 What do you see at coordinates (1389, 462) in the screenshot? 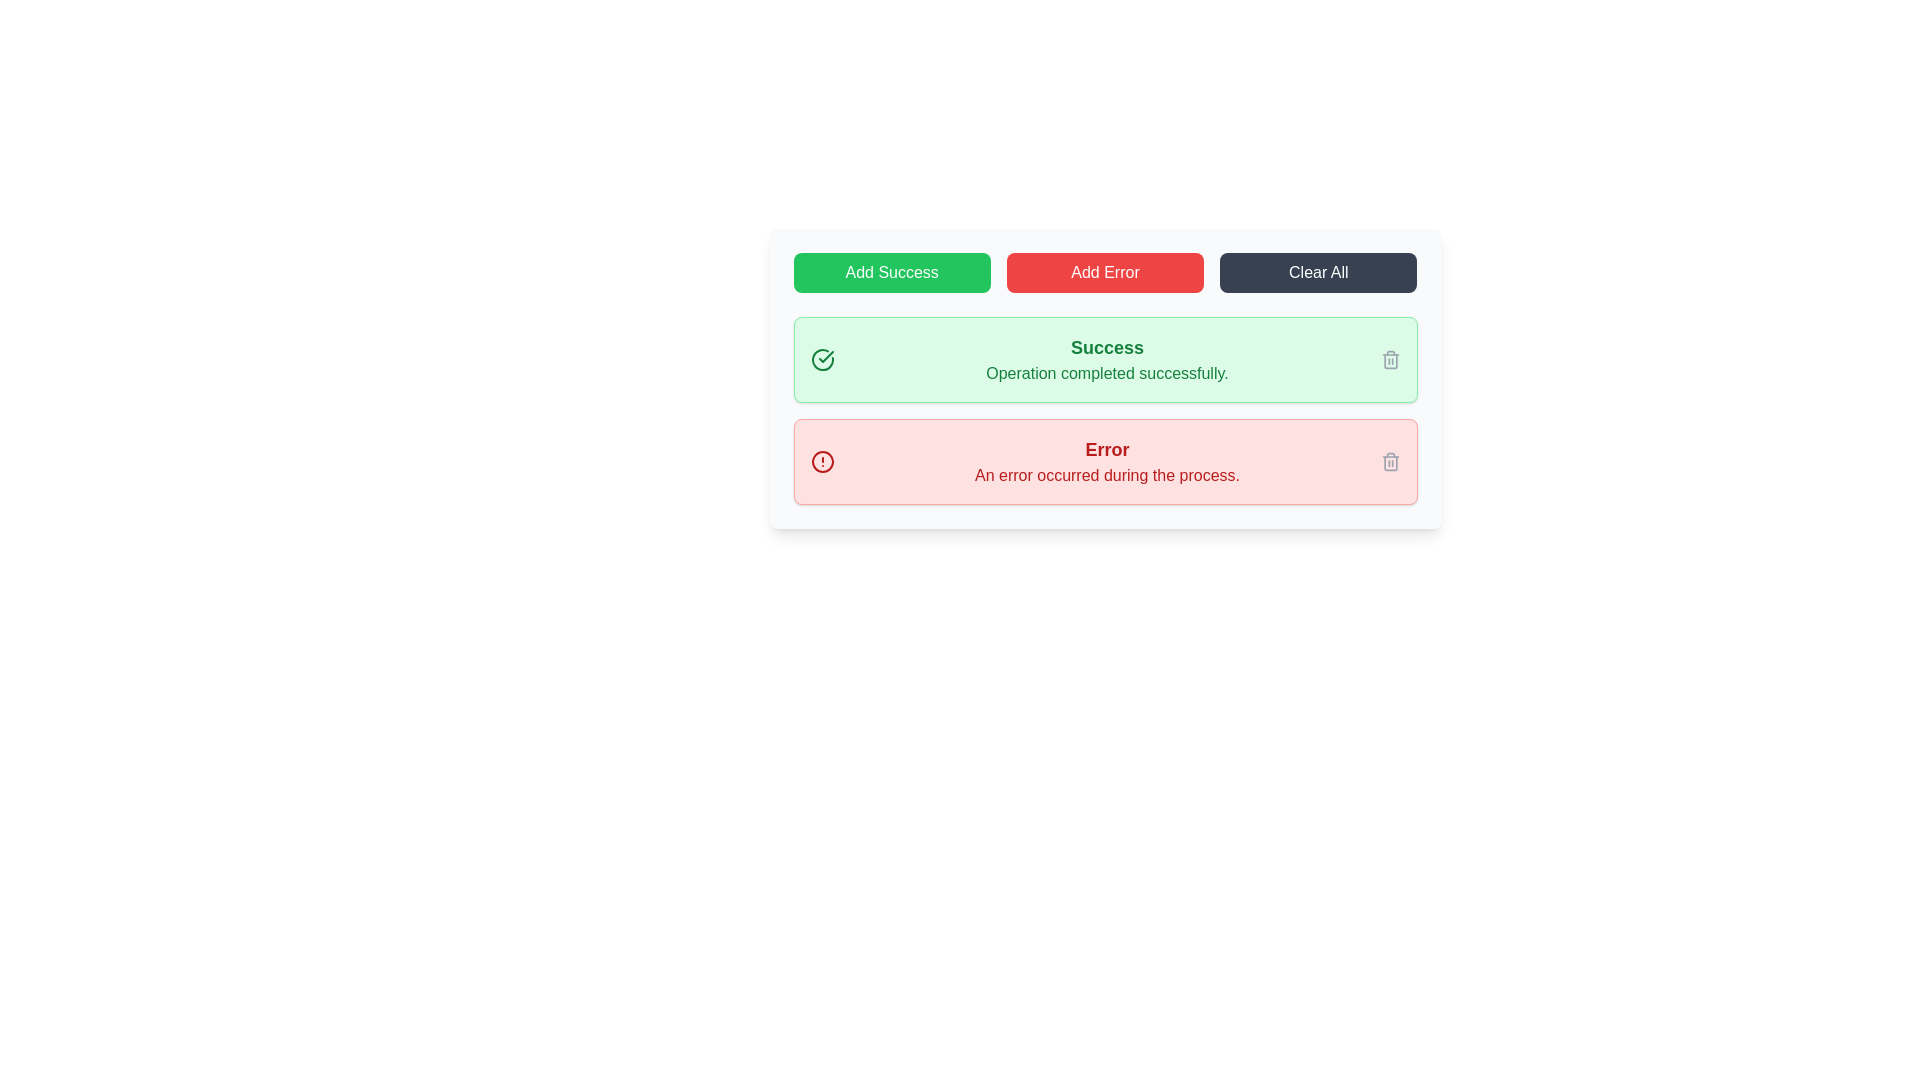
I see `the trash bin icon button located at the far right of the red-shaded rectangular error notification area` at bounding box center [1389, 462].